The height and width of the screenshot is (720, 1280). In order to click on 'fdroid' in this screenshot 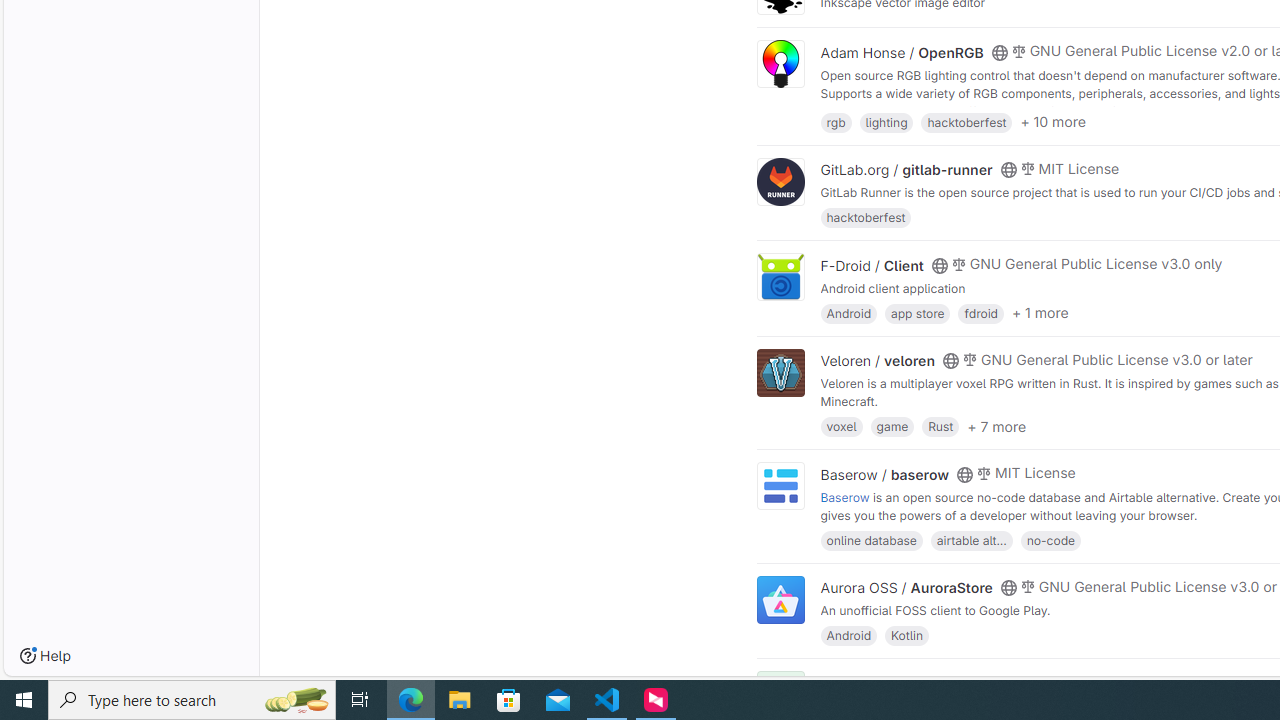, I will do `click(981, 312)`.